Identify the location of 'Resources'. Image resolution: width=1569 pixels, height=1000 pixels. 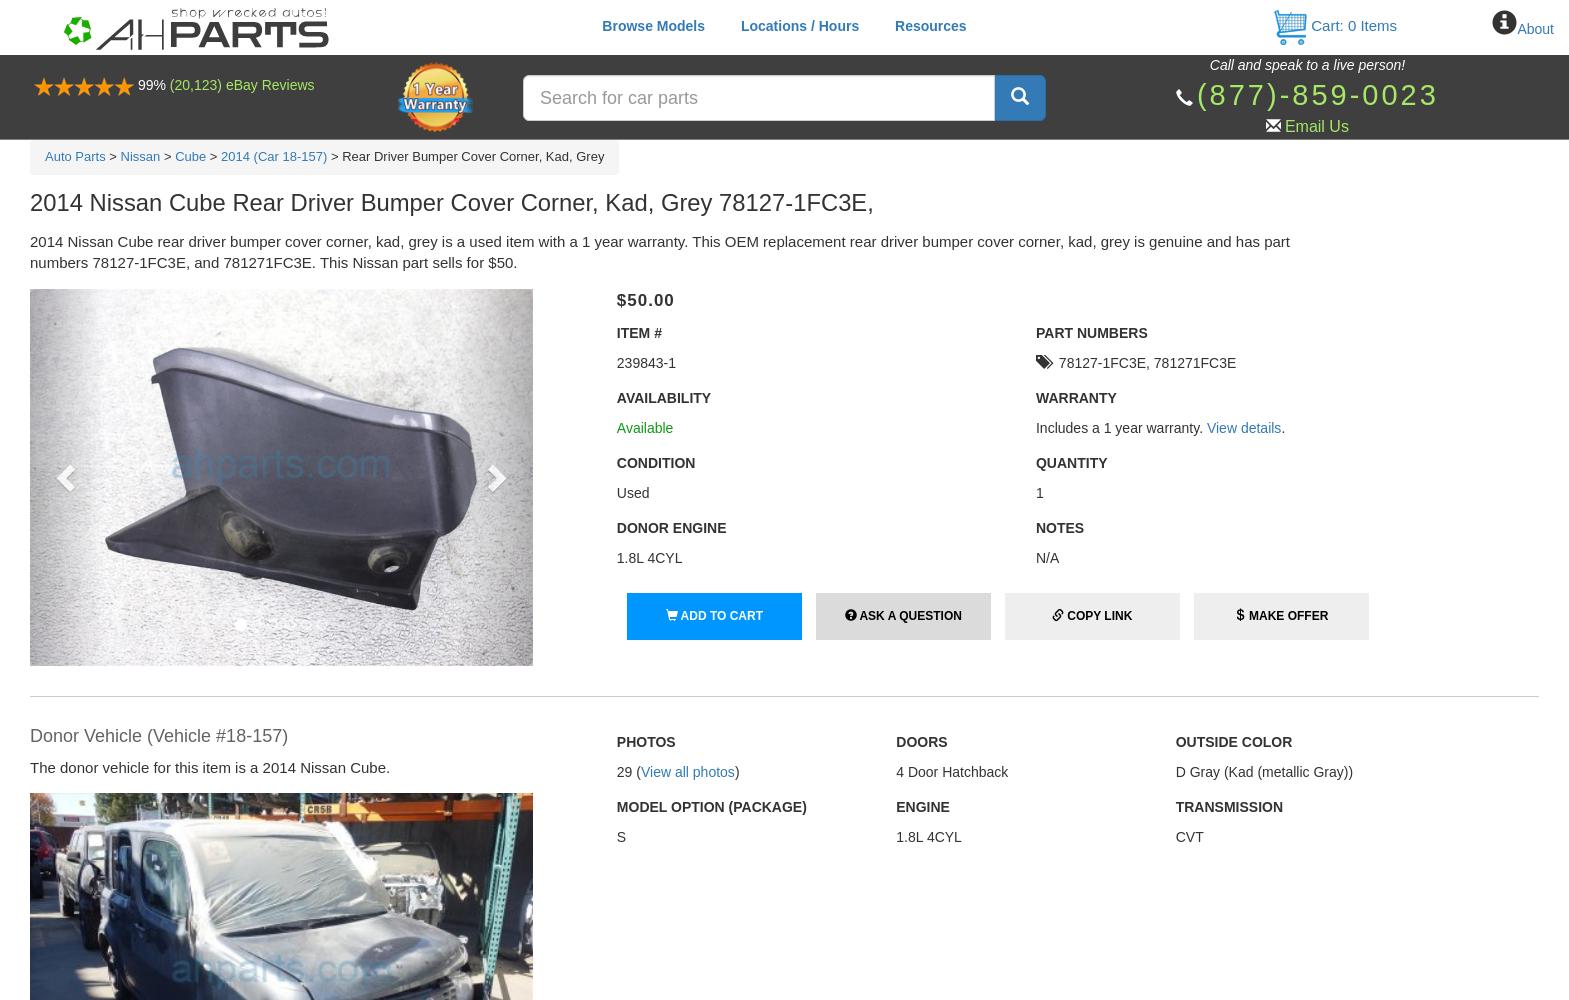
(930, 26).